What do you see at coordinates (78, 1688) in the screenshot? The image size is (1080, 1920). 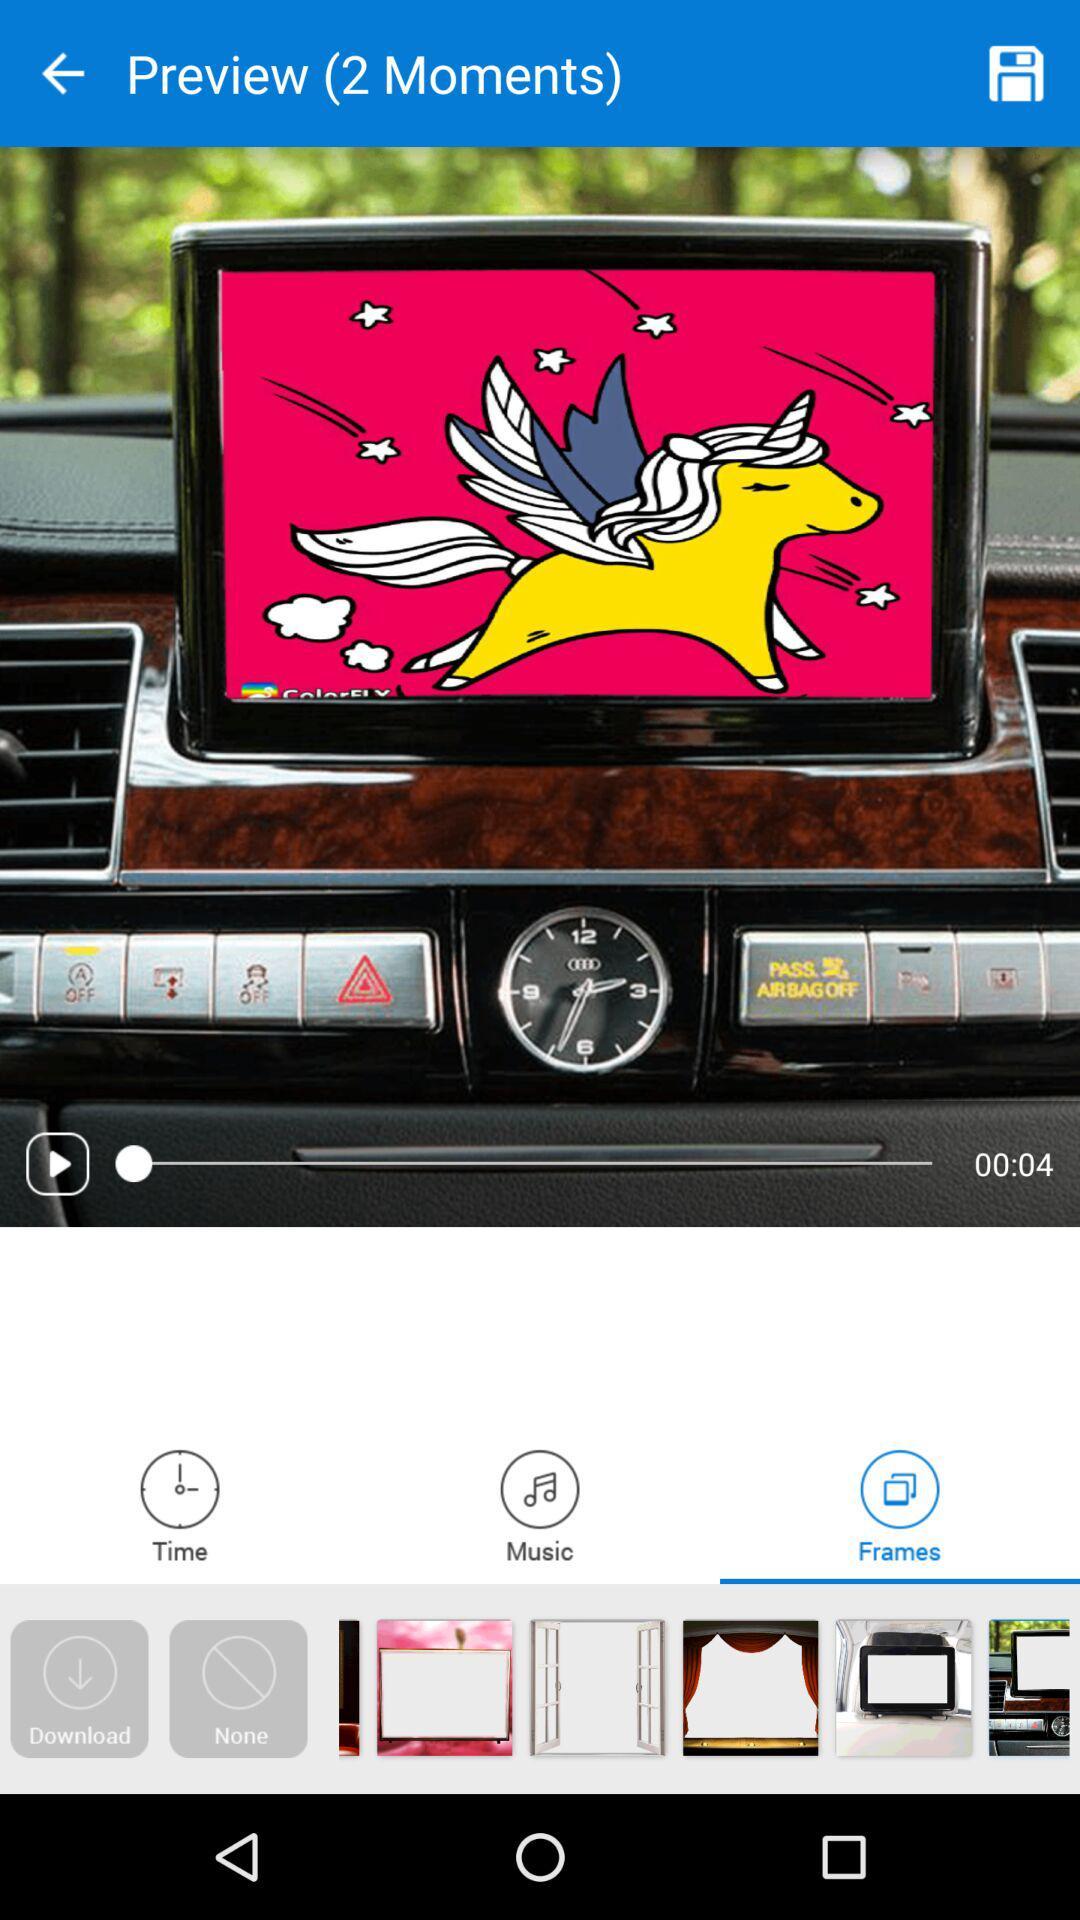 I see `download file` at bounding box center [78, 1688].